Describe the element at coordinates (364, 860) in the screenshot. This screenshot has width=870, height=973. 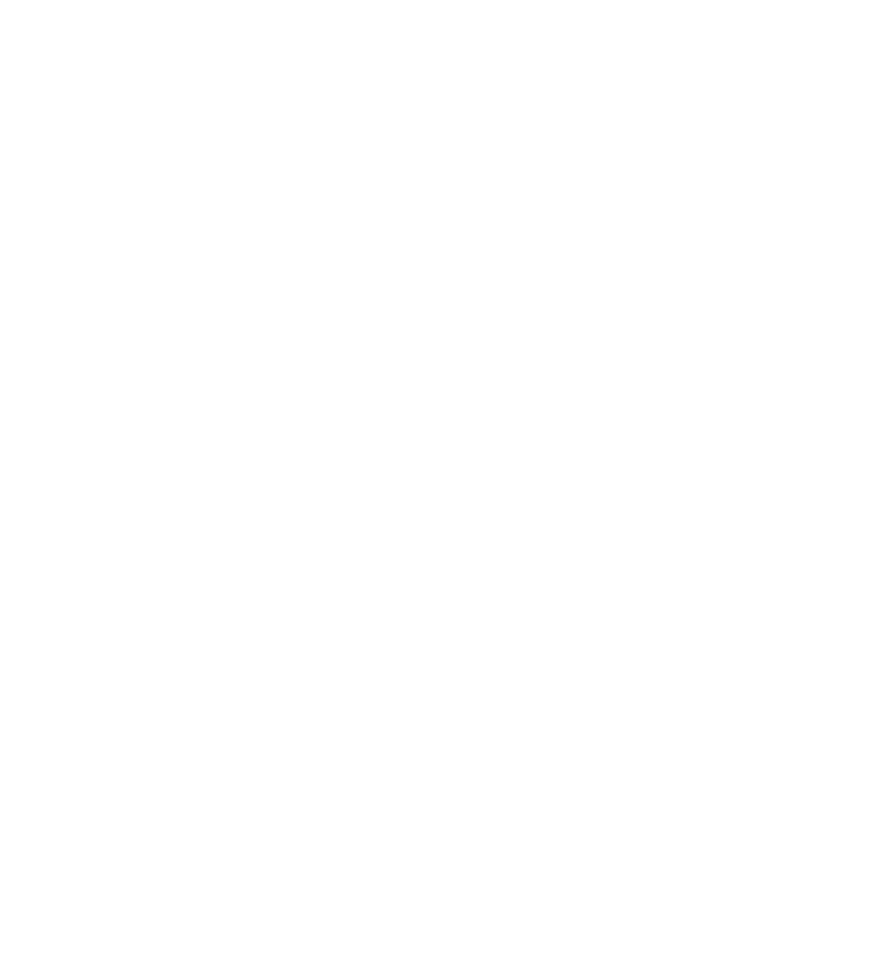
I see `'Harrison Audio 32Classic Mixing Console to Launch at AES'` at that location.